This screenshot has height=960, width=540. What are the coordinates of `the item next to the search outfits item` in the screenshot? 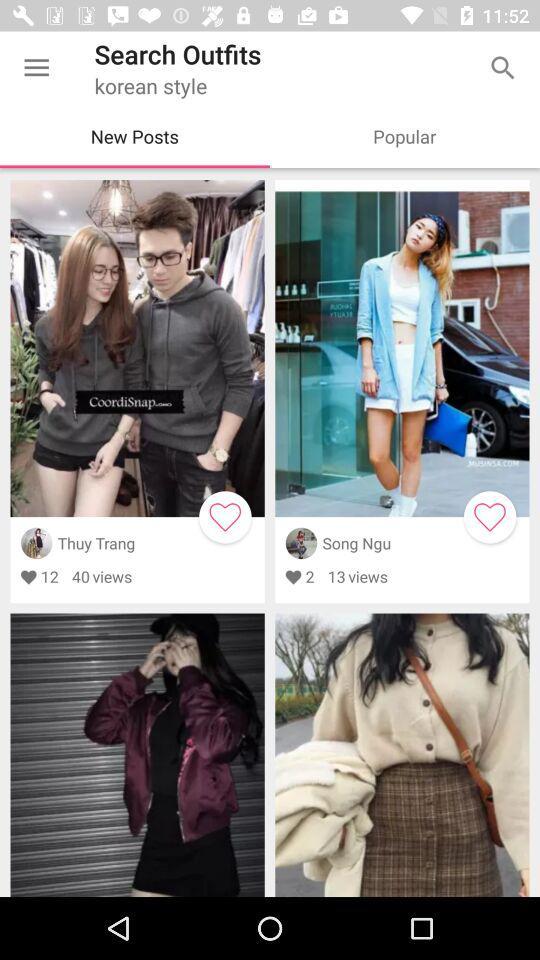 It's located at (36, 68).